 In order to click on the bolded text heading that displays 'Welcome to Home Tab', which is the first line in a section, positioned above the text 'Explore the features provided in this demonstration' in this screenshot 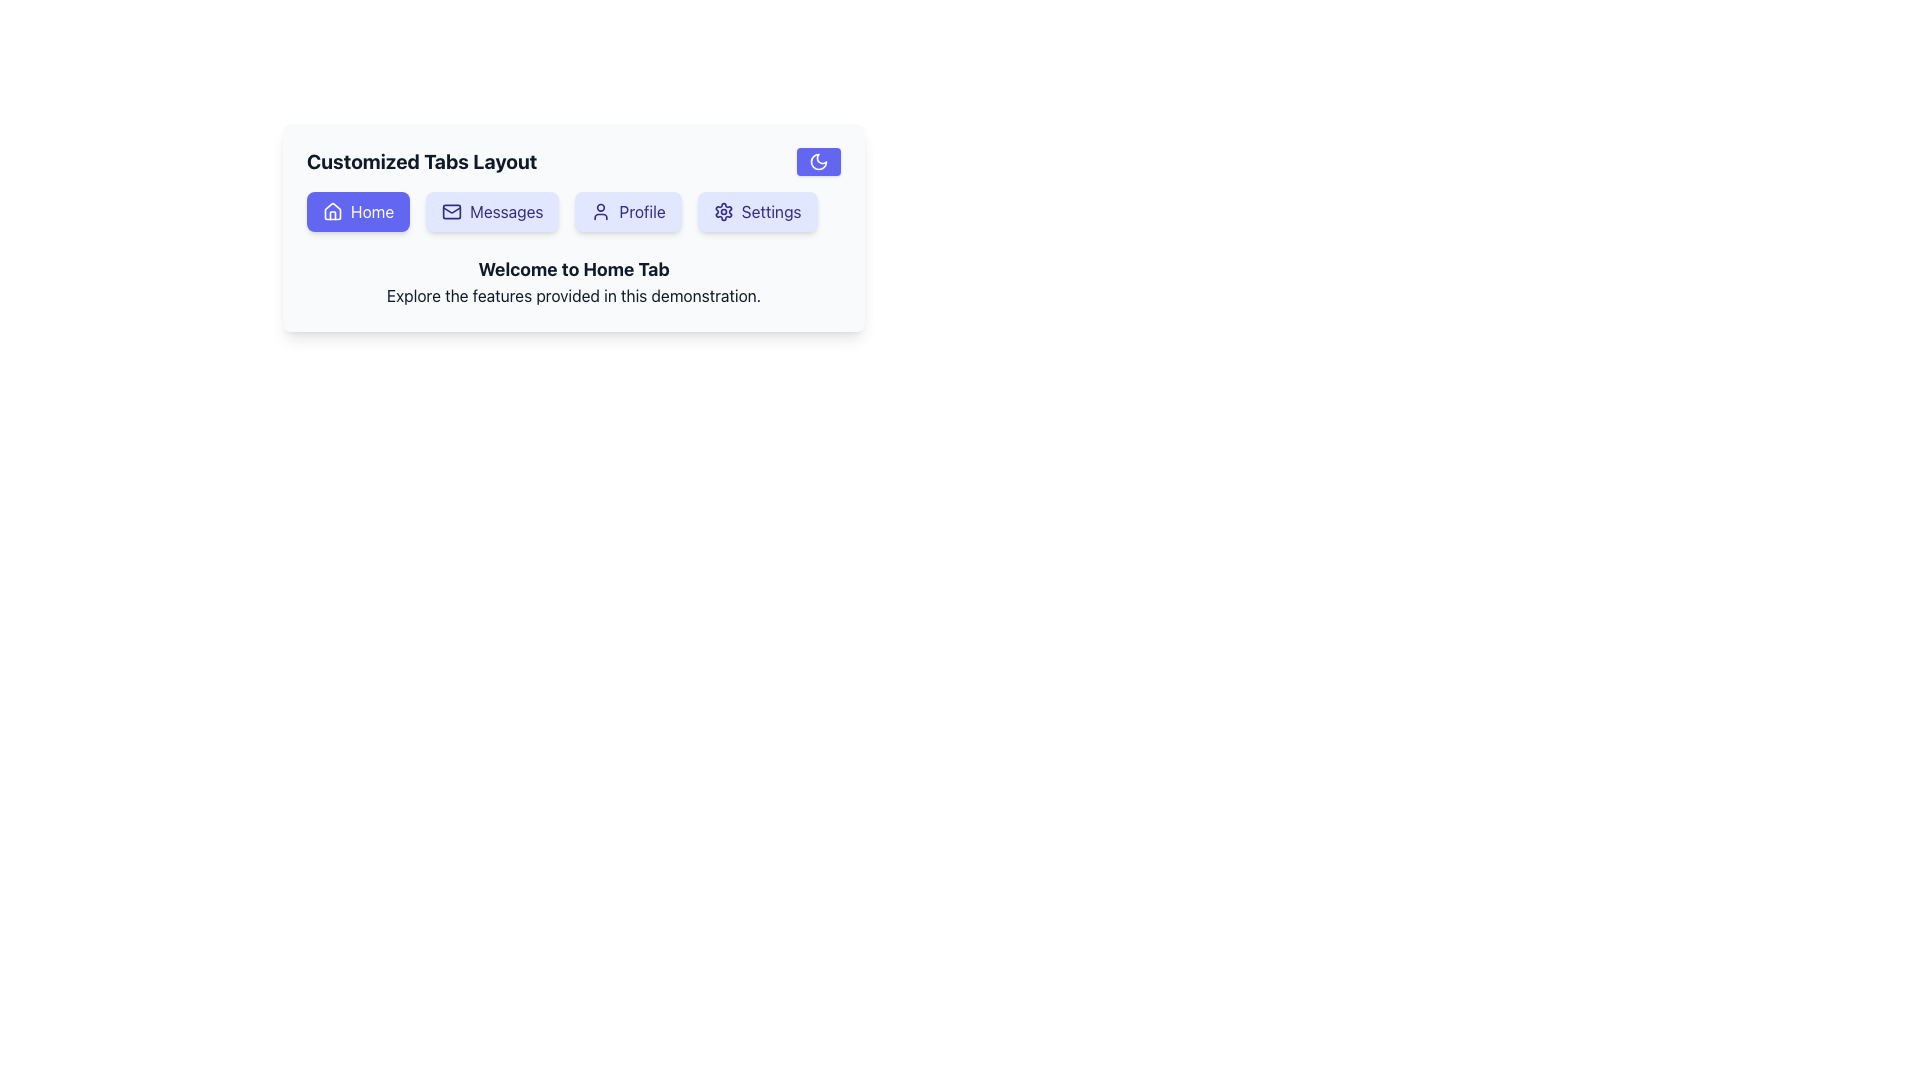, I will do `click(573, 270)`.